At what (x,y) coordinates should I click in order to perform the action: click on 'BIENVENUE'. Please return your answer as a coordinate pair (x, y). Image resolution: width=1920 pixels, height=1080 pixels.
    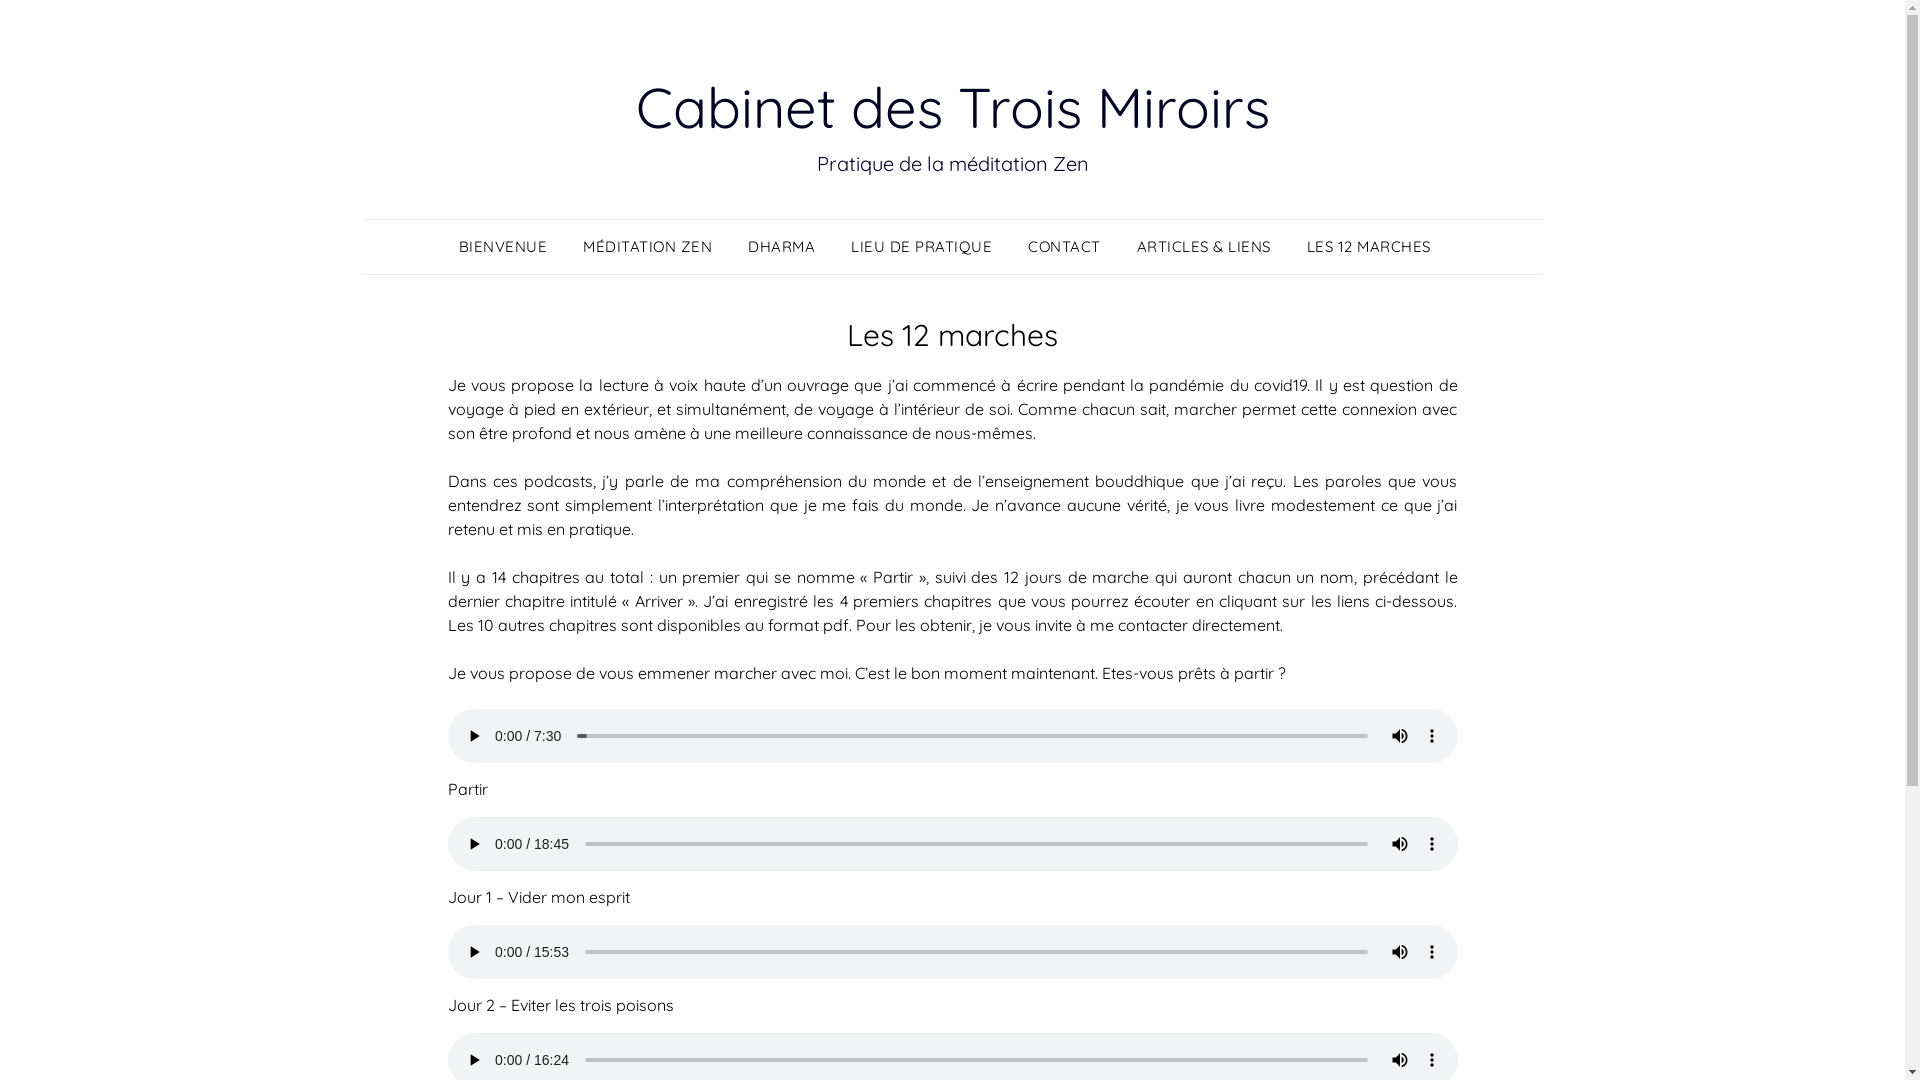
    Looking at the image, I should click on (510, 245).